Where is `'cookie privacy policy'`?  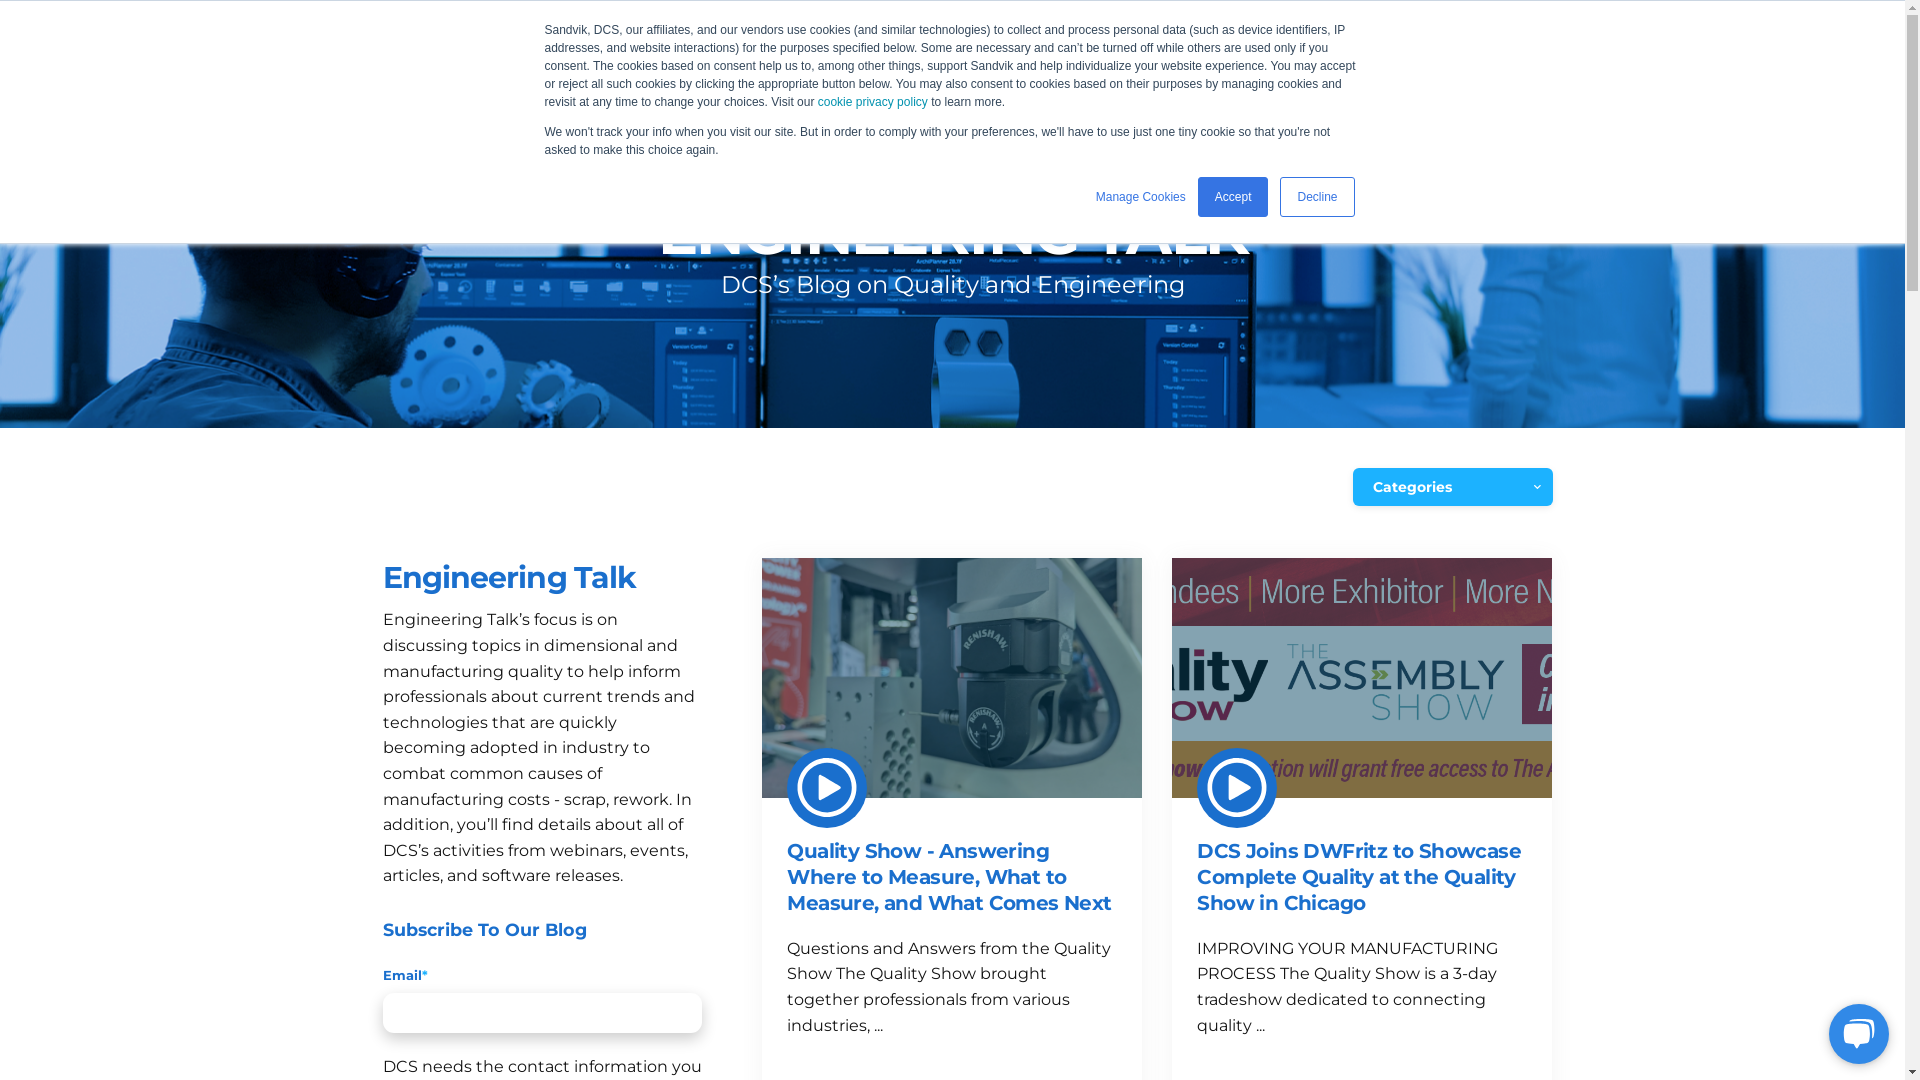 'cookie privacy policy' is located at coordinates (873, 101).